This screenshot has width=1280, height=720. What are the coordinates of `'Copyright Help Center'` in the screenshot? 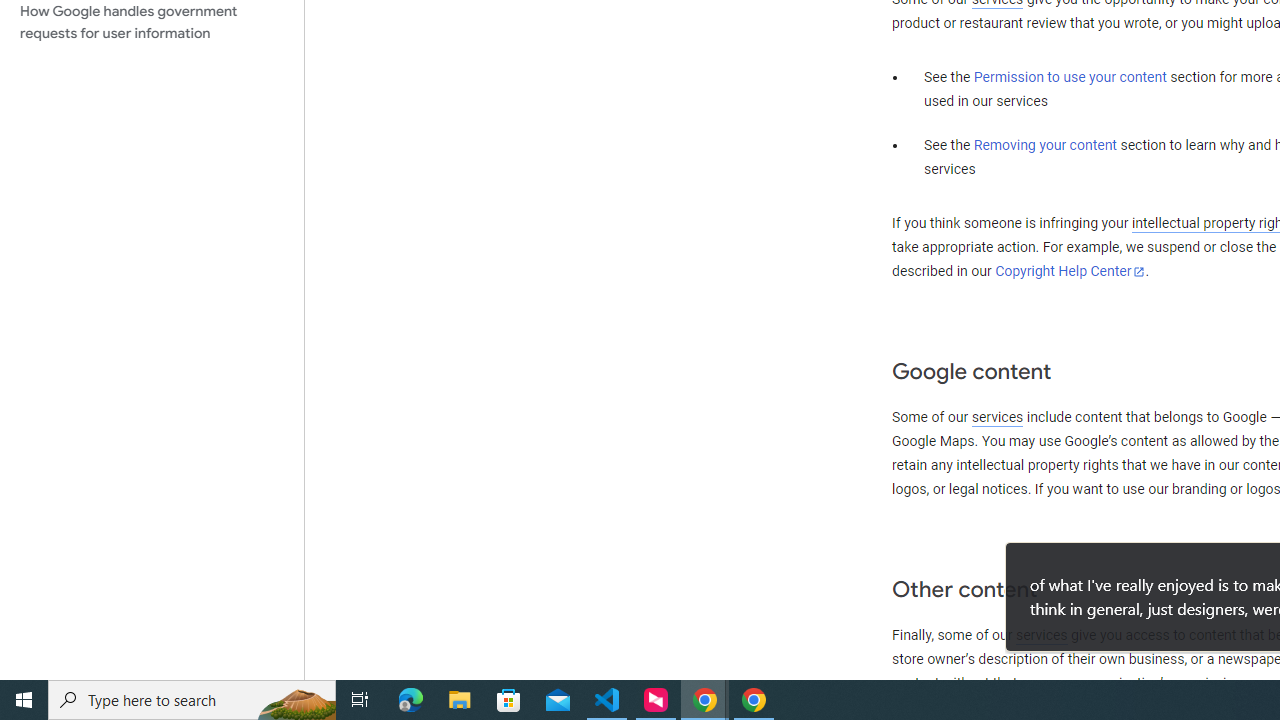 It's located at (1069, 271).